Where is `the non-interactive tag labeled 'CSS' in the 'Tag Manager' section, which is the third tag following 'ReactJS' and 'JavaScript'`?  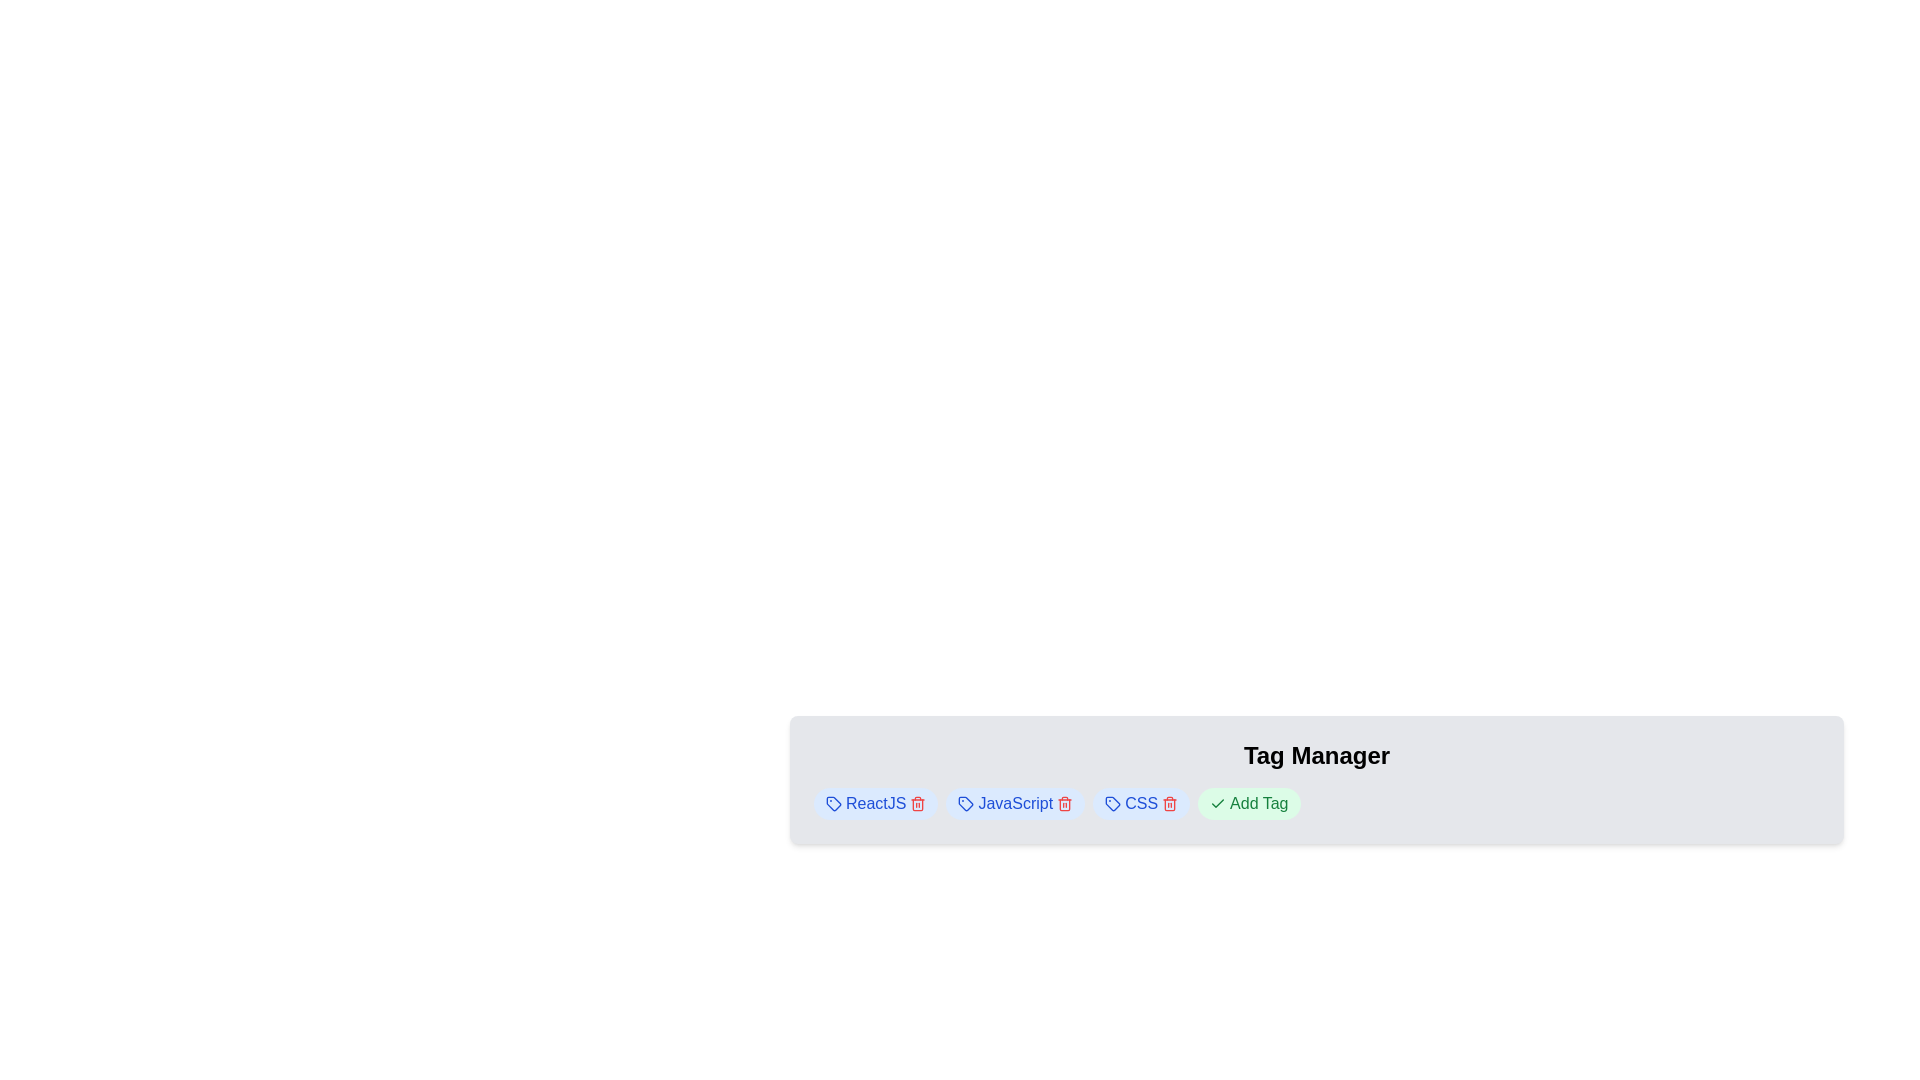 the non-interactive tag labeled 'CSS' in the 'Tag Manager' section, which is the third tag following 'ReactJS' and 'JavaScript' is located at coordinates (1141, 802).